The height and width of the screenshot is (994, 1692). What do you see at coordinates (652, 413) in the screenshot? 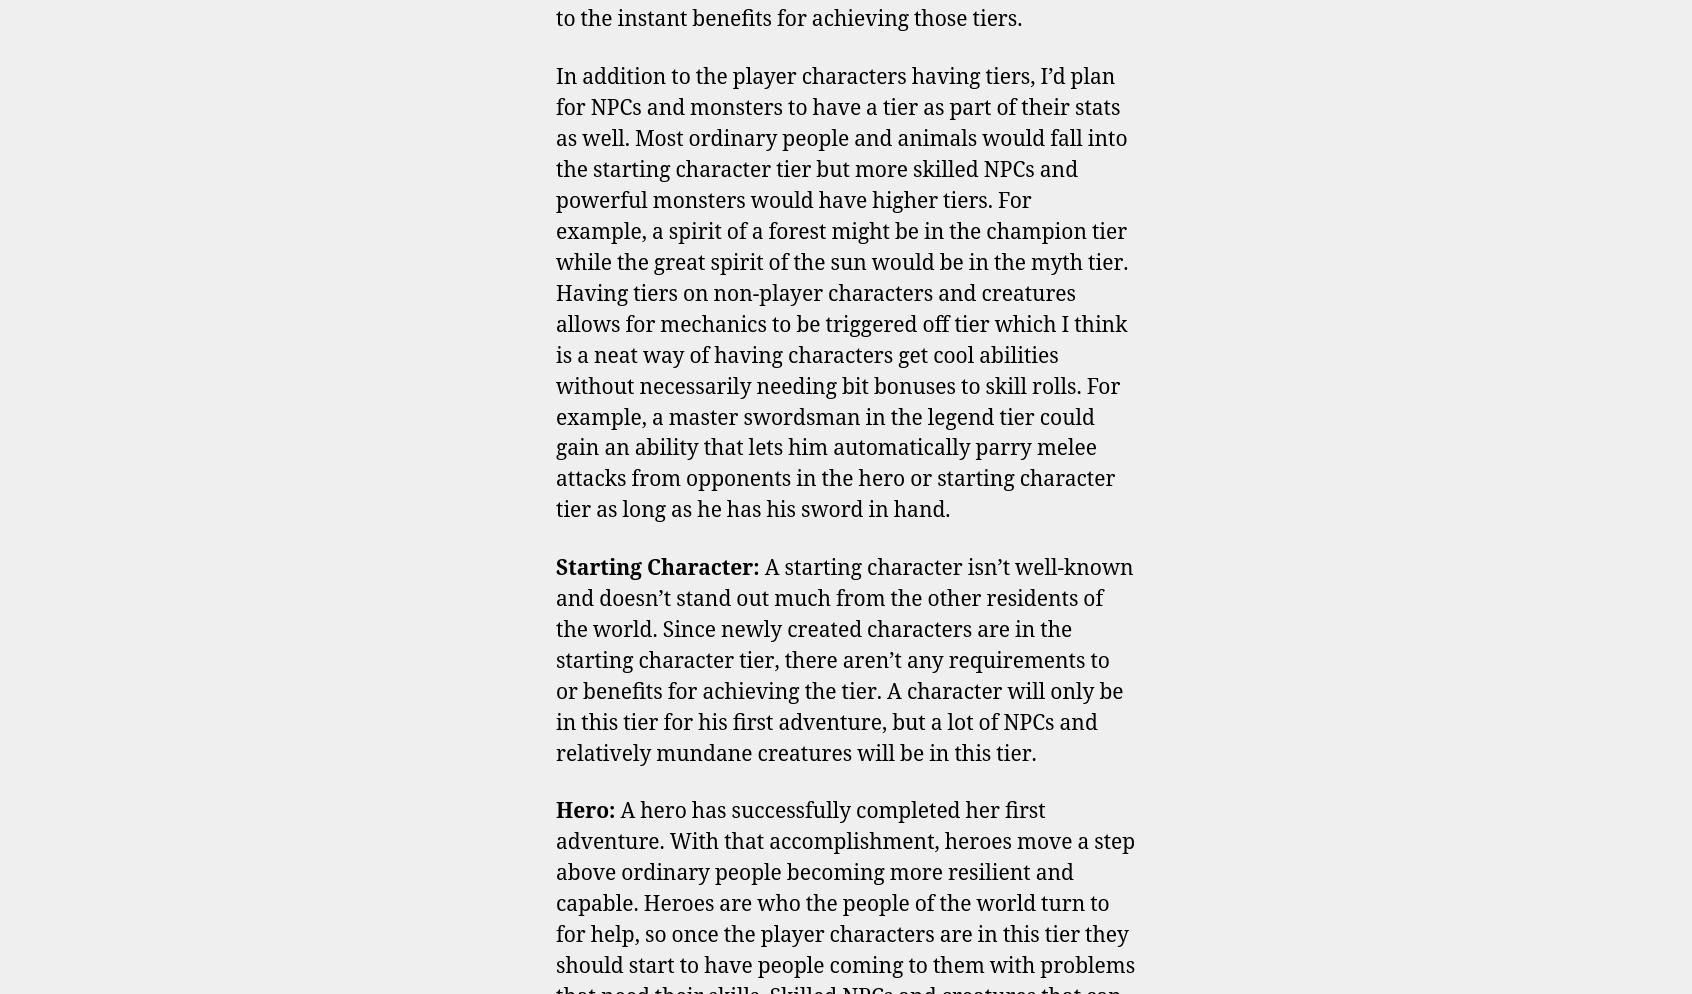
I see `'3 January 2014 at 8:36 am'` at bounding box center [652, 413].